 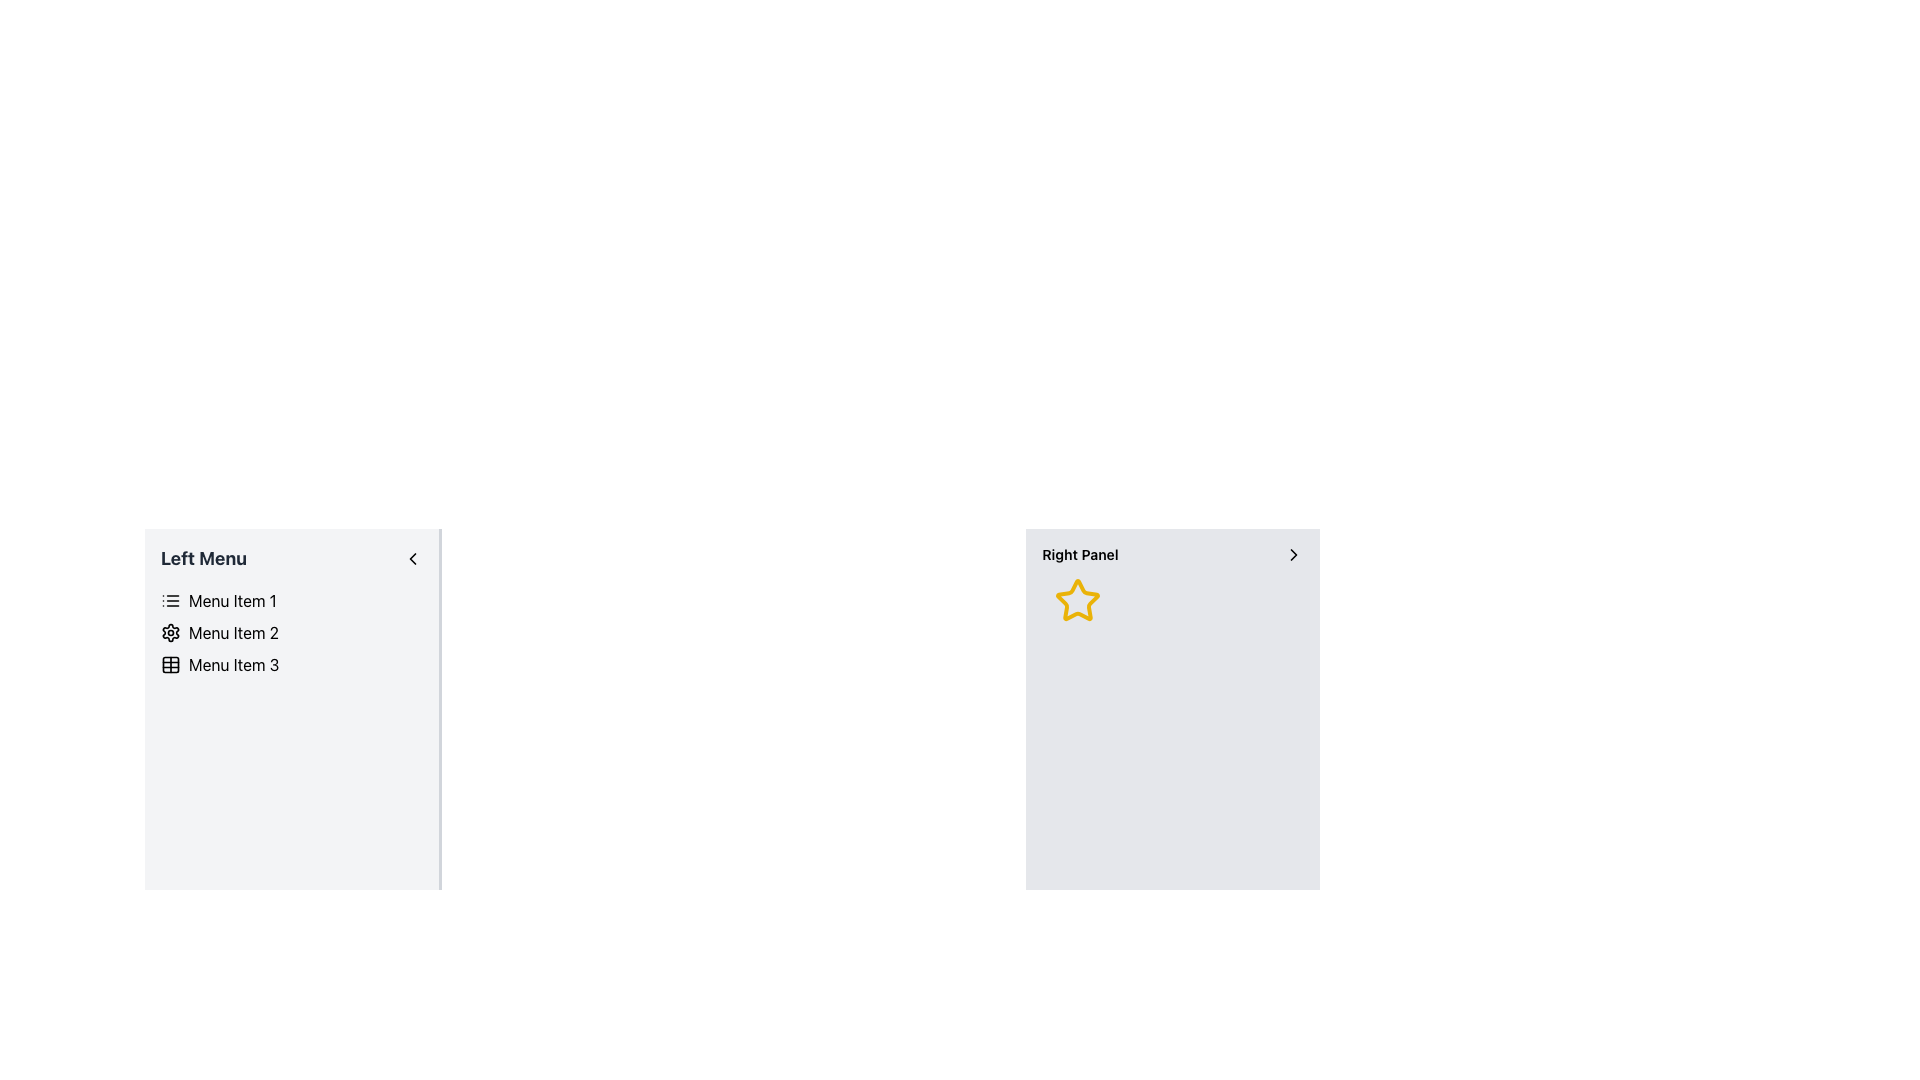 What do you see at coordinates (411, 559) in the screenshot?
I see `the left-pointing arrow SVG icon located at the top right of the 'Left Menu' panel, which is designed for navigation or interaction` at bounding box center [411, 559].